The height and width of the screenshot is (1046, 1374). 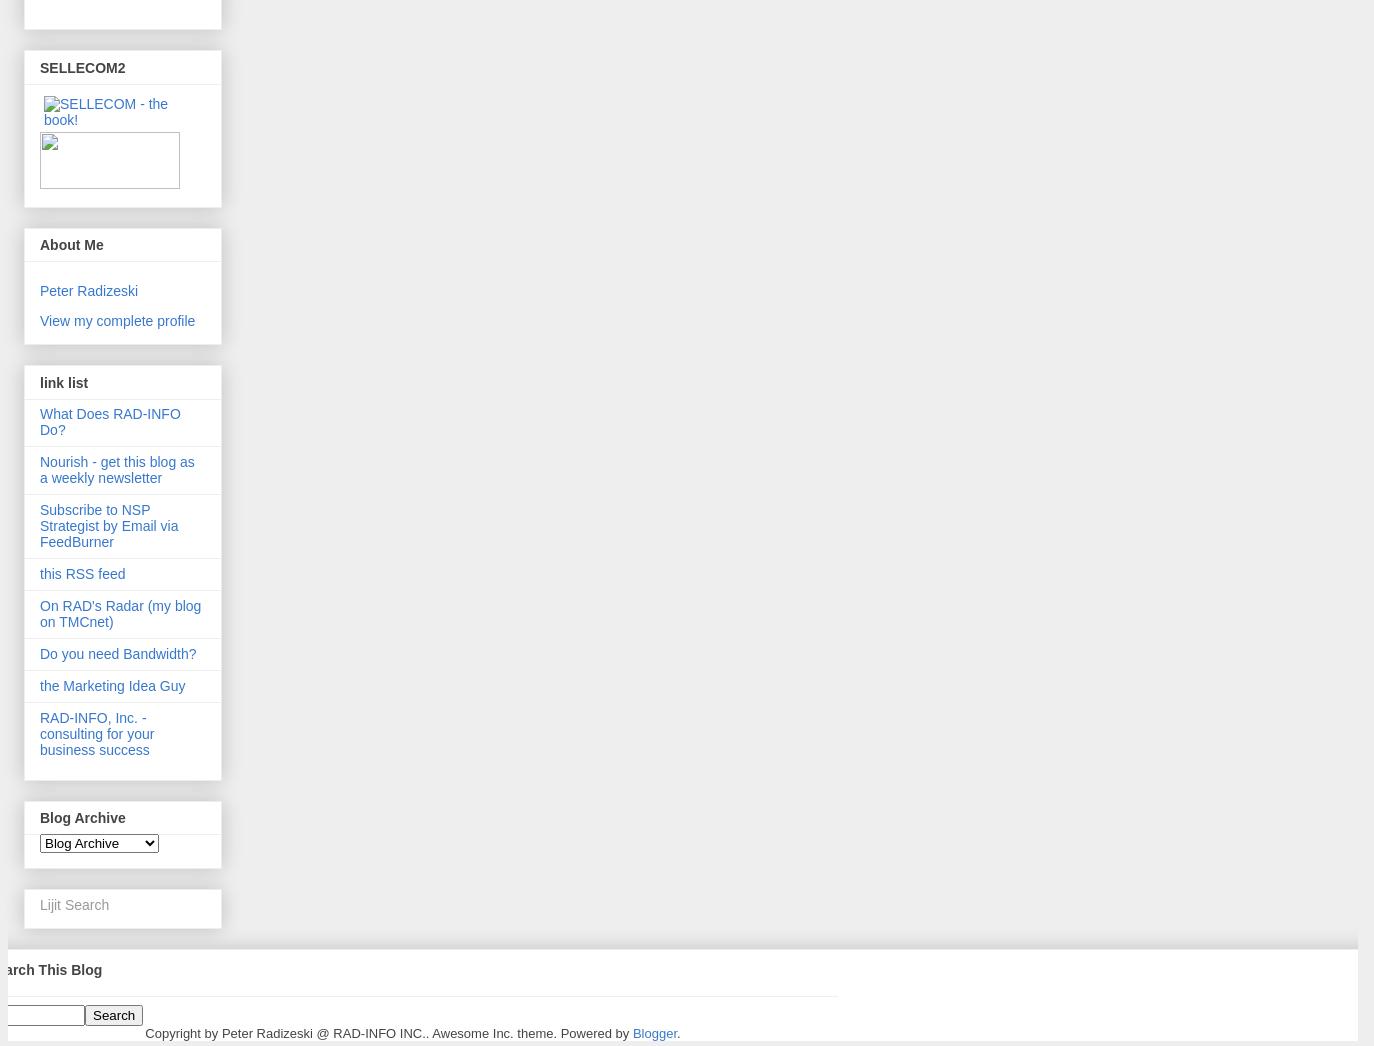 I want to click on 'the Marketing Idea Guy', so click(x=111, y=685).